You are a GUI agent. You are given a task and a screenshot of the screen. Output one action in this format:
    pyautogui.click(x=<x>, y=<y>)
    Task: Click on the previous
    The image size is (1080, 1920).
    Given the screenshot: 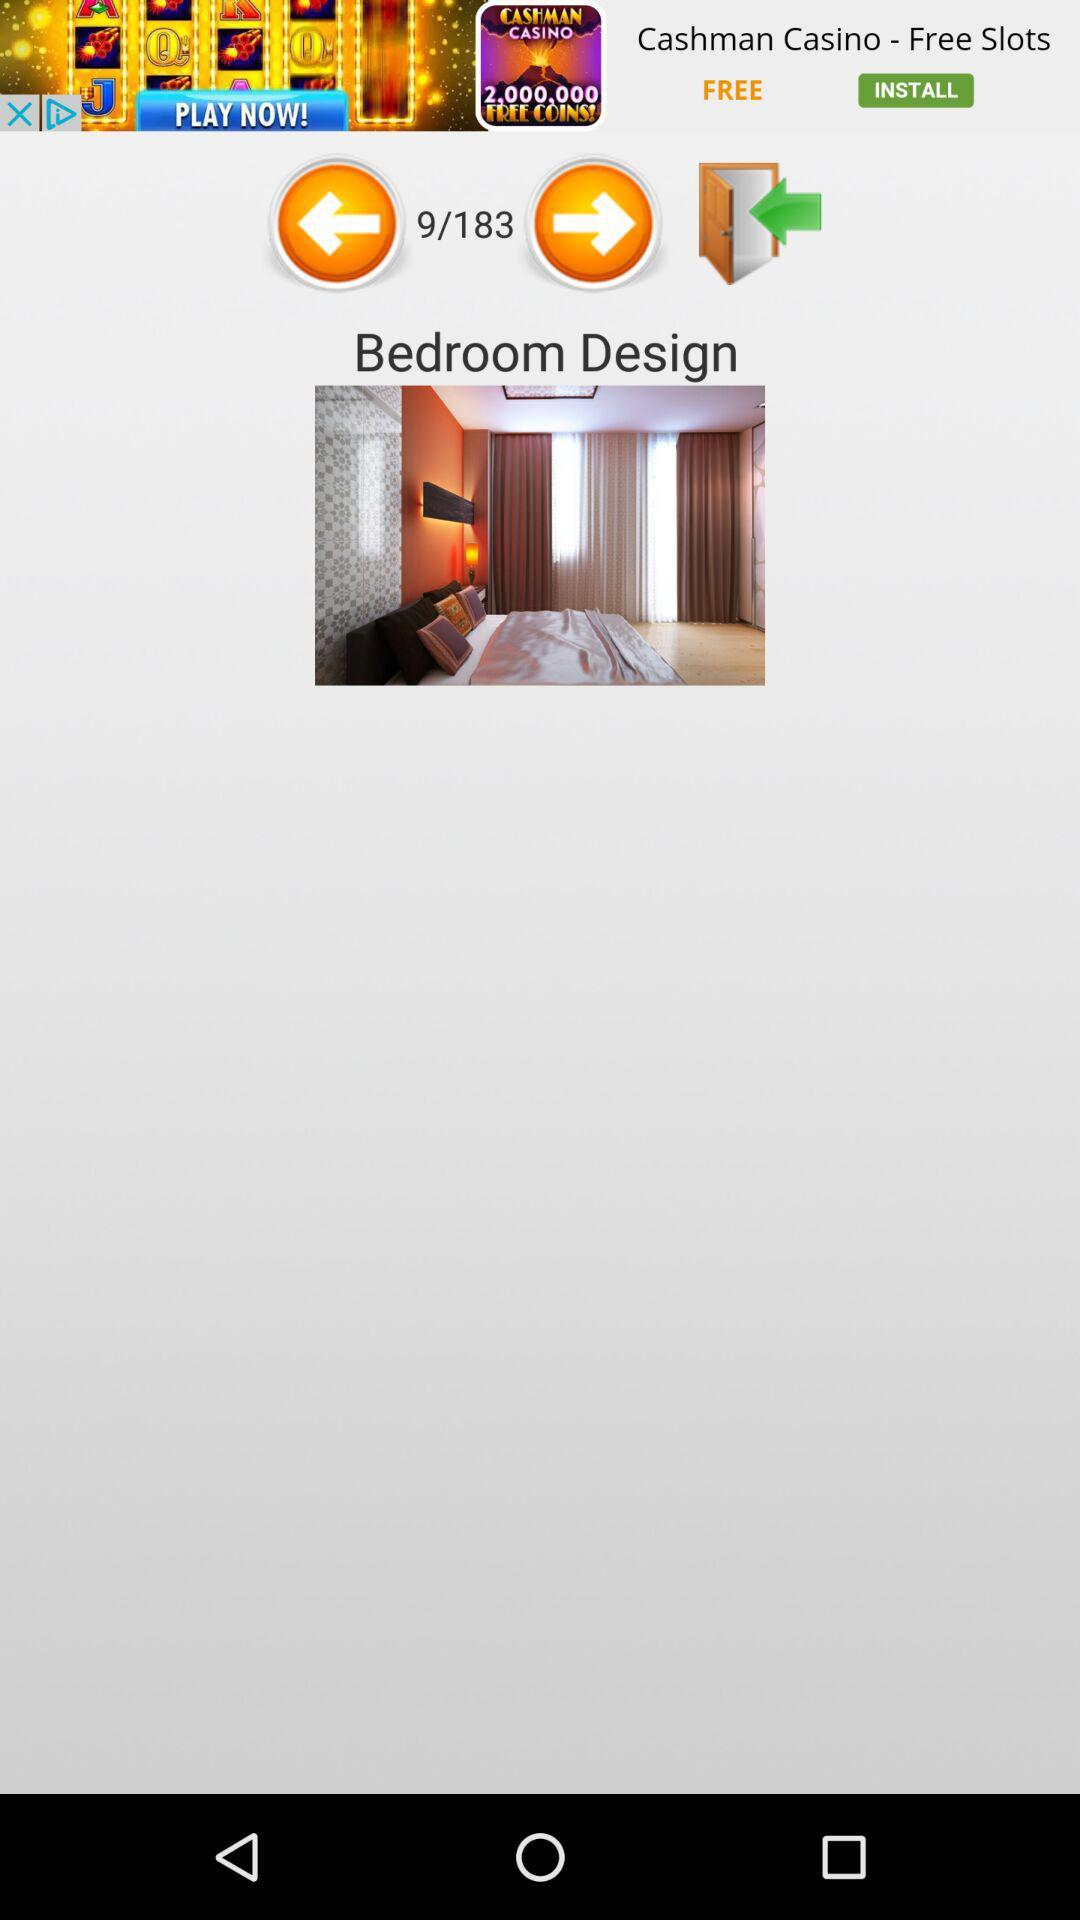 What is the action you would take?
    pyautogui.click(x=760, y=223)
    